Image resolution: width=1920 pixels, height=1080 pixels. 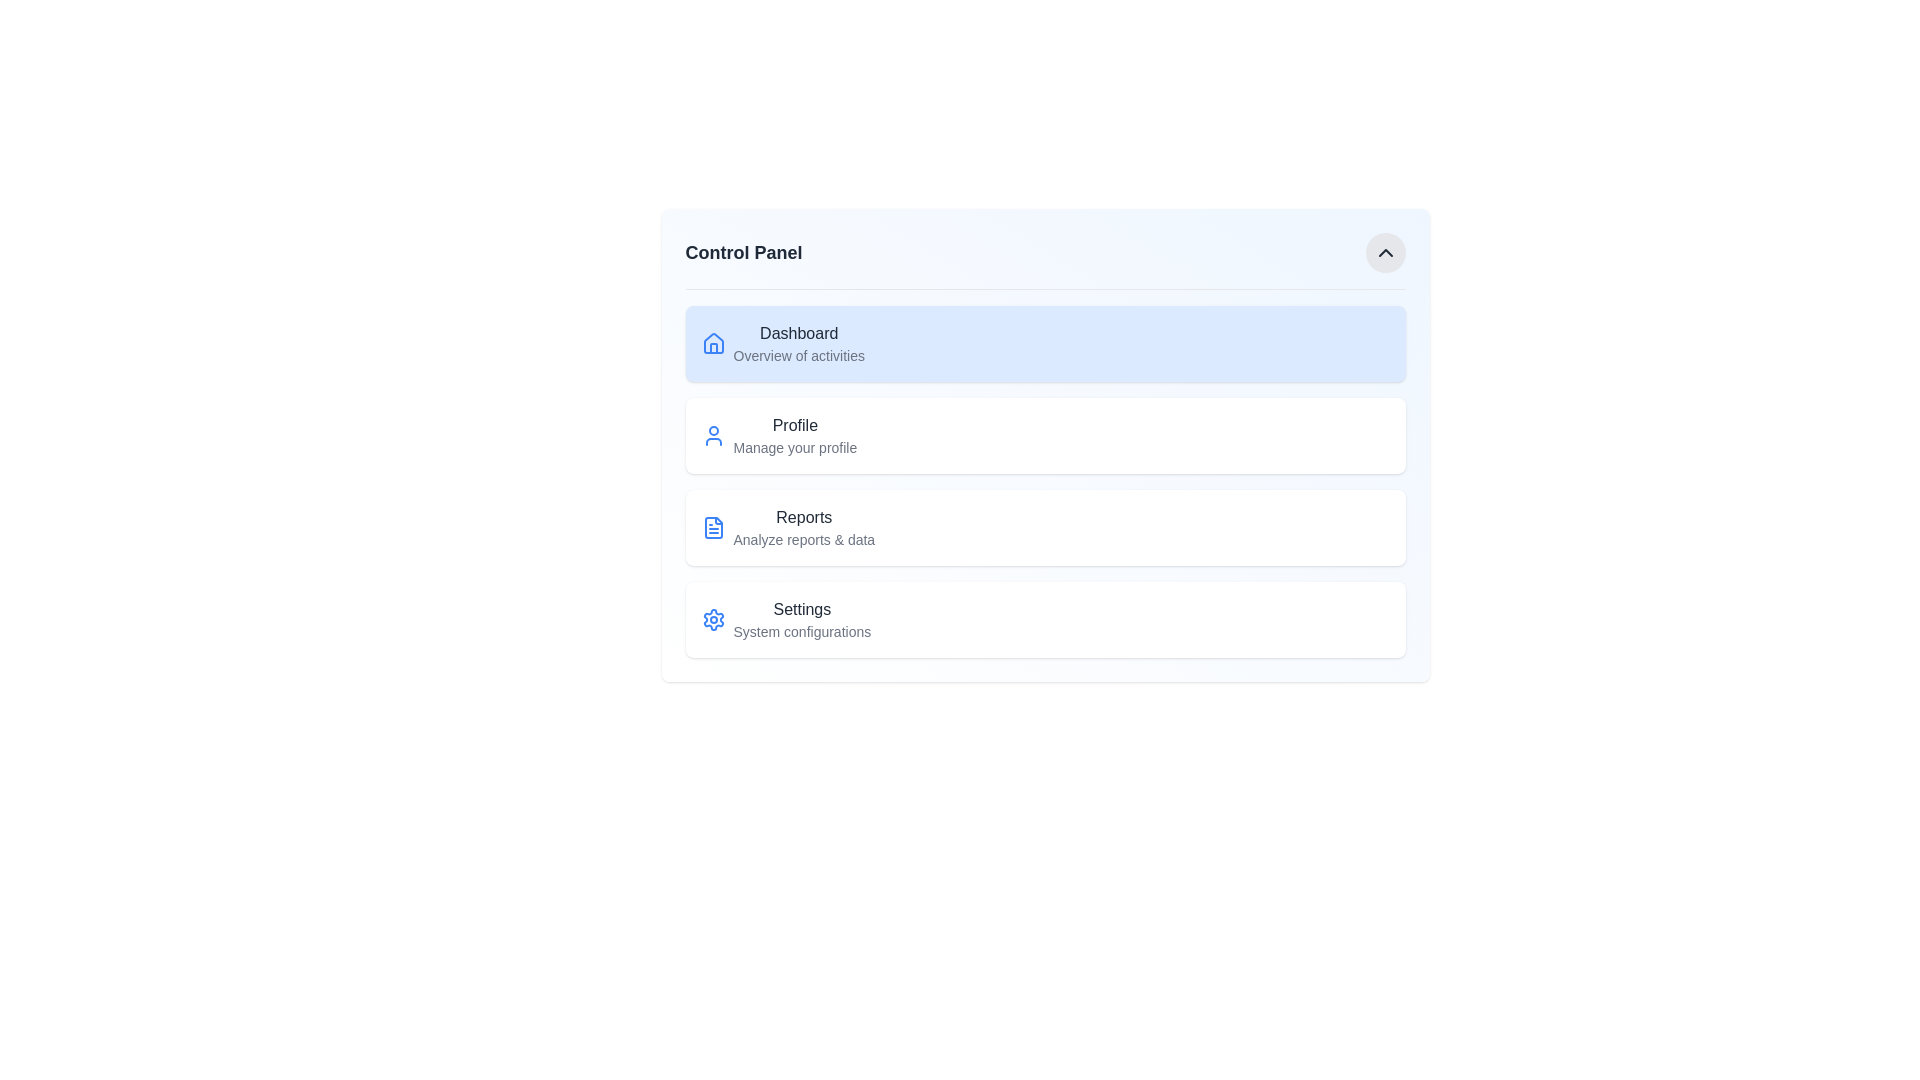 What do you see at coordinates (802, 608) in the screenshot?
I see `the Settings menu title text label, which is the fourth item` at bounding box center [802, 608].